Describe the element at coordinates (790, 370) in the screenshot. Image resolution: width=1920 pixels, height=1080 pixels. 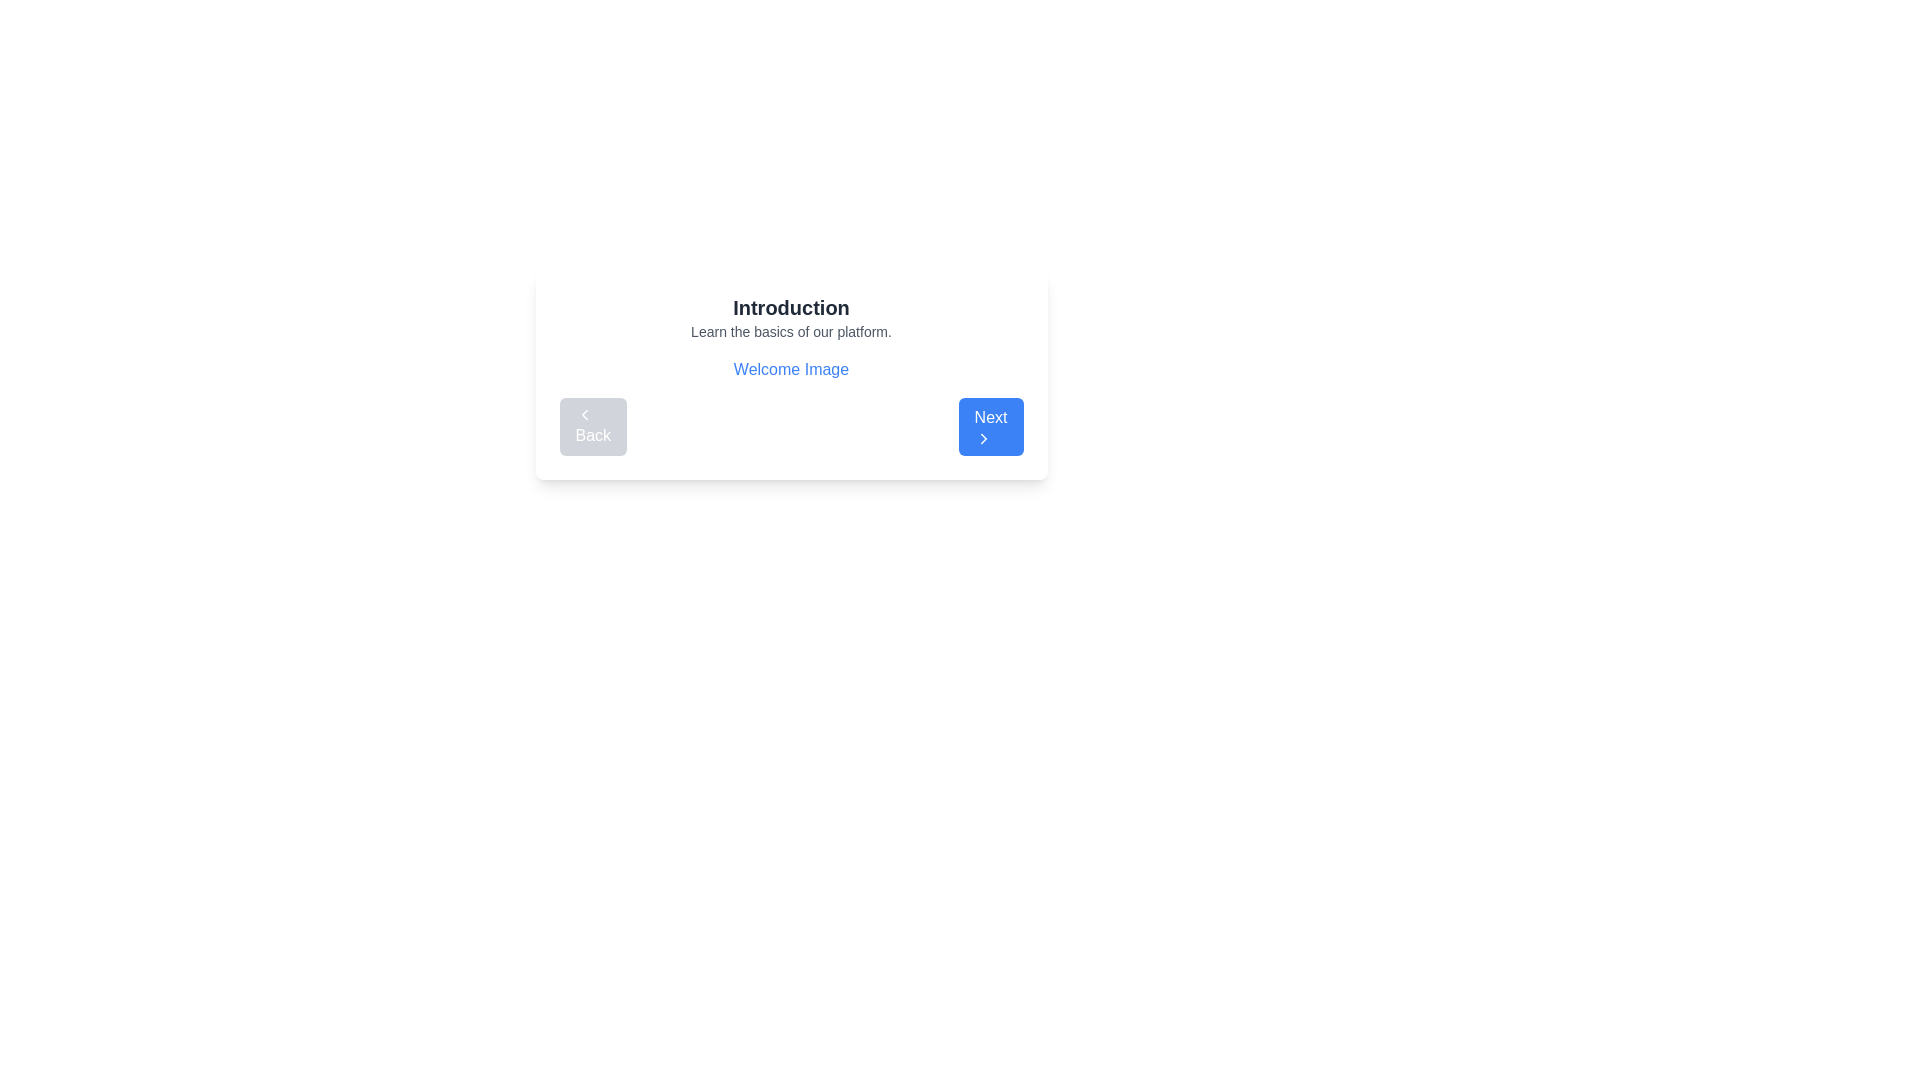
I see `the text element that serves as a label or title, positioned below 'Learn the basics of our platform.' and above the navigation buttons` at that location.